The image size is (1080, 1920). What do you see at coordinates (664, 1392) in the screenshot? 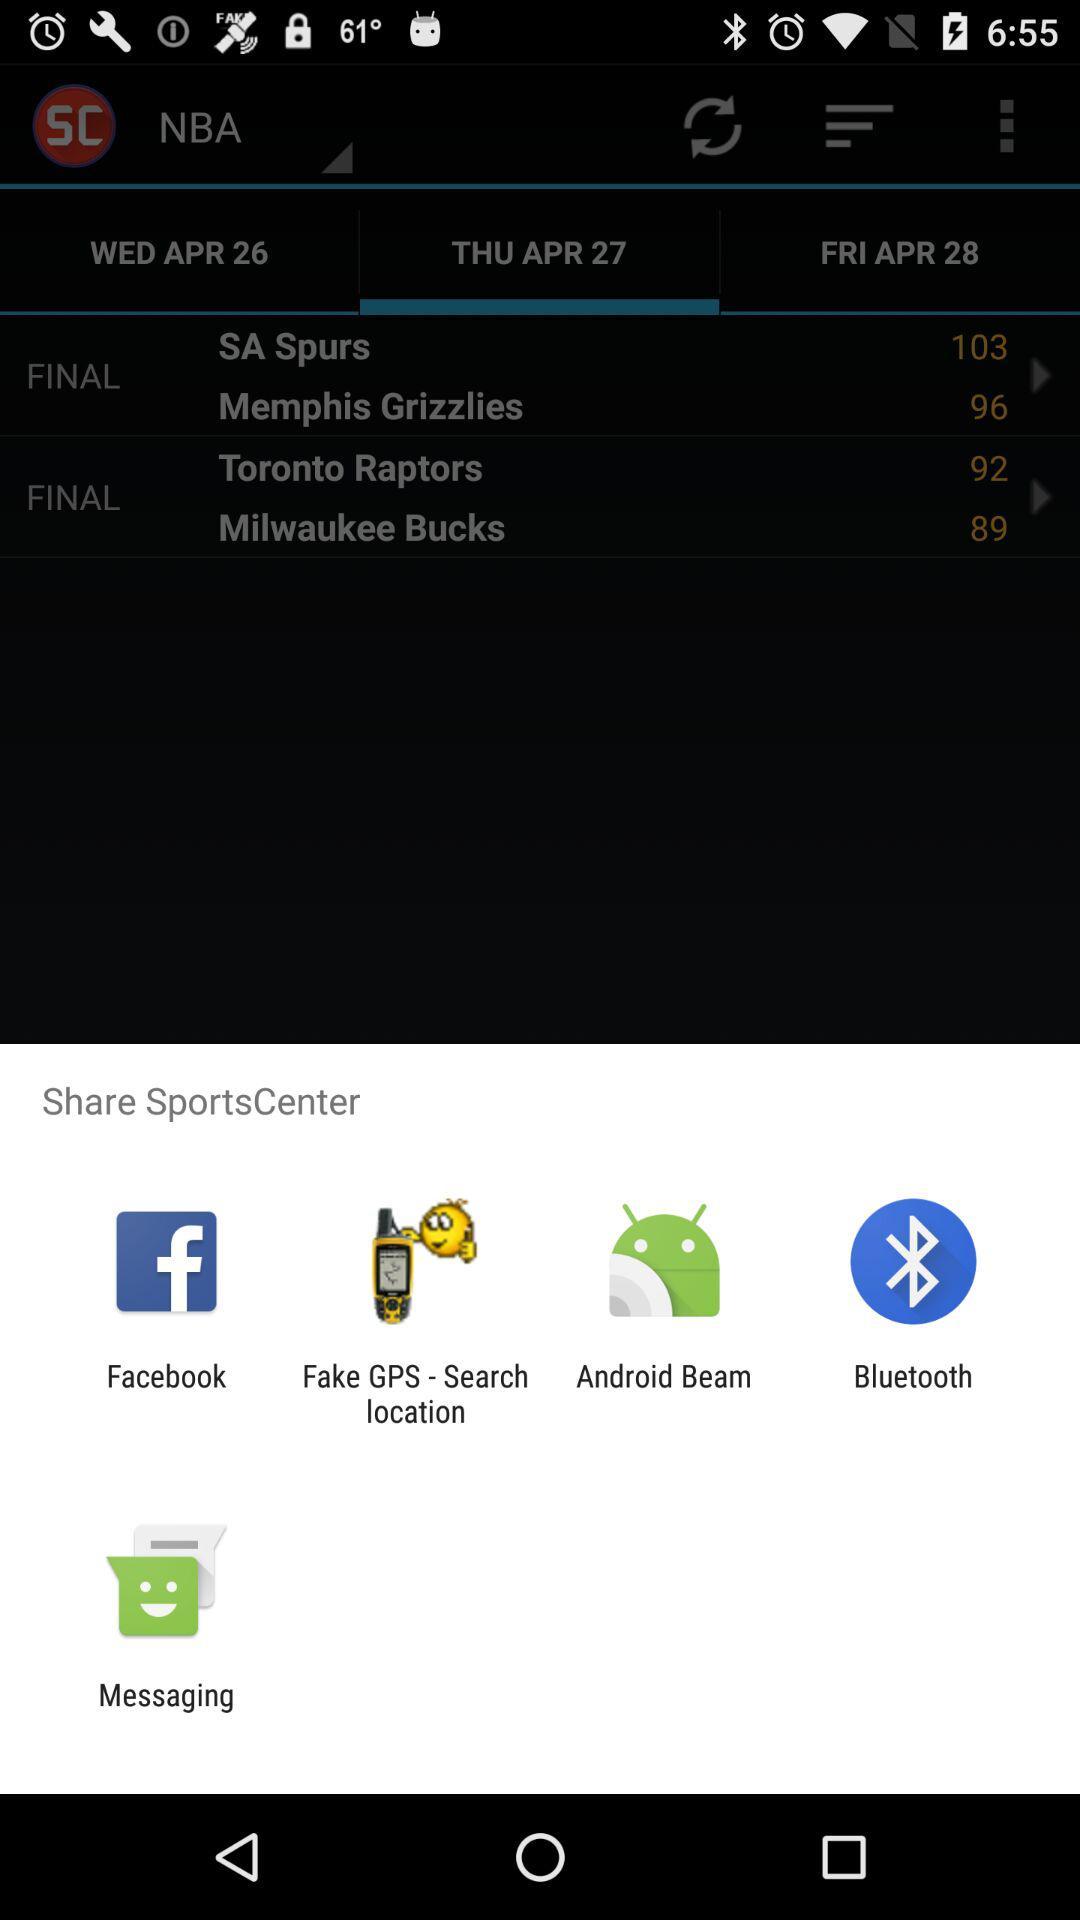
I see `the app next to the bluetooth icon` at bounding box center [664, 1392].